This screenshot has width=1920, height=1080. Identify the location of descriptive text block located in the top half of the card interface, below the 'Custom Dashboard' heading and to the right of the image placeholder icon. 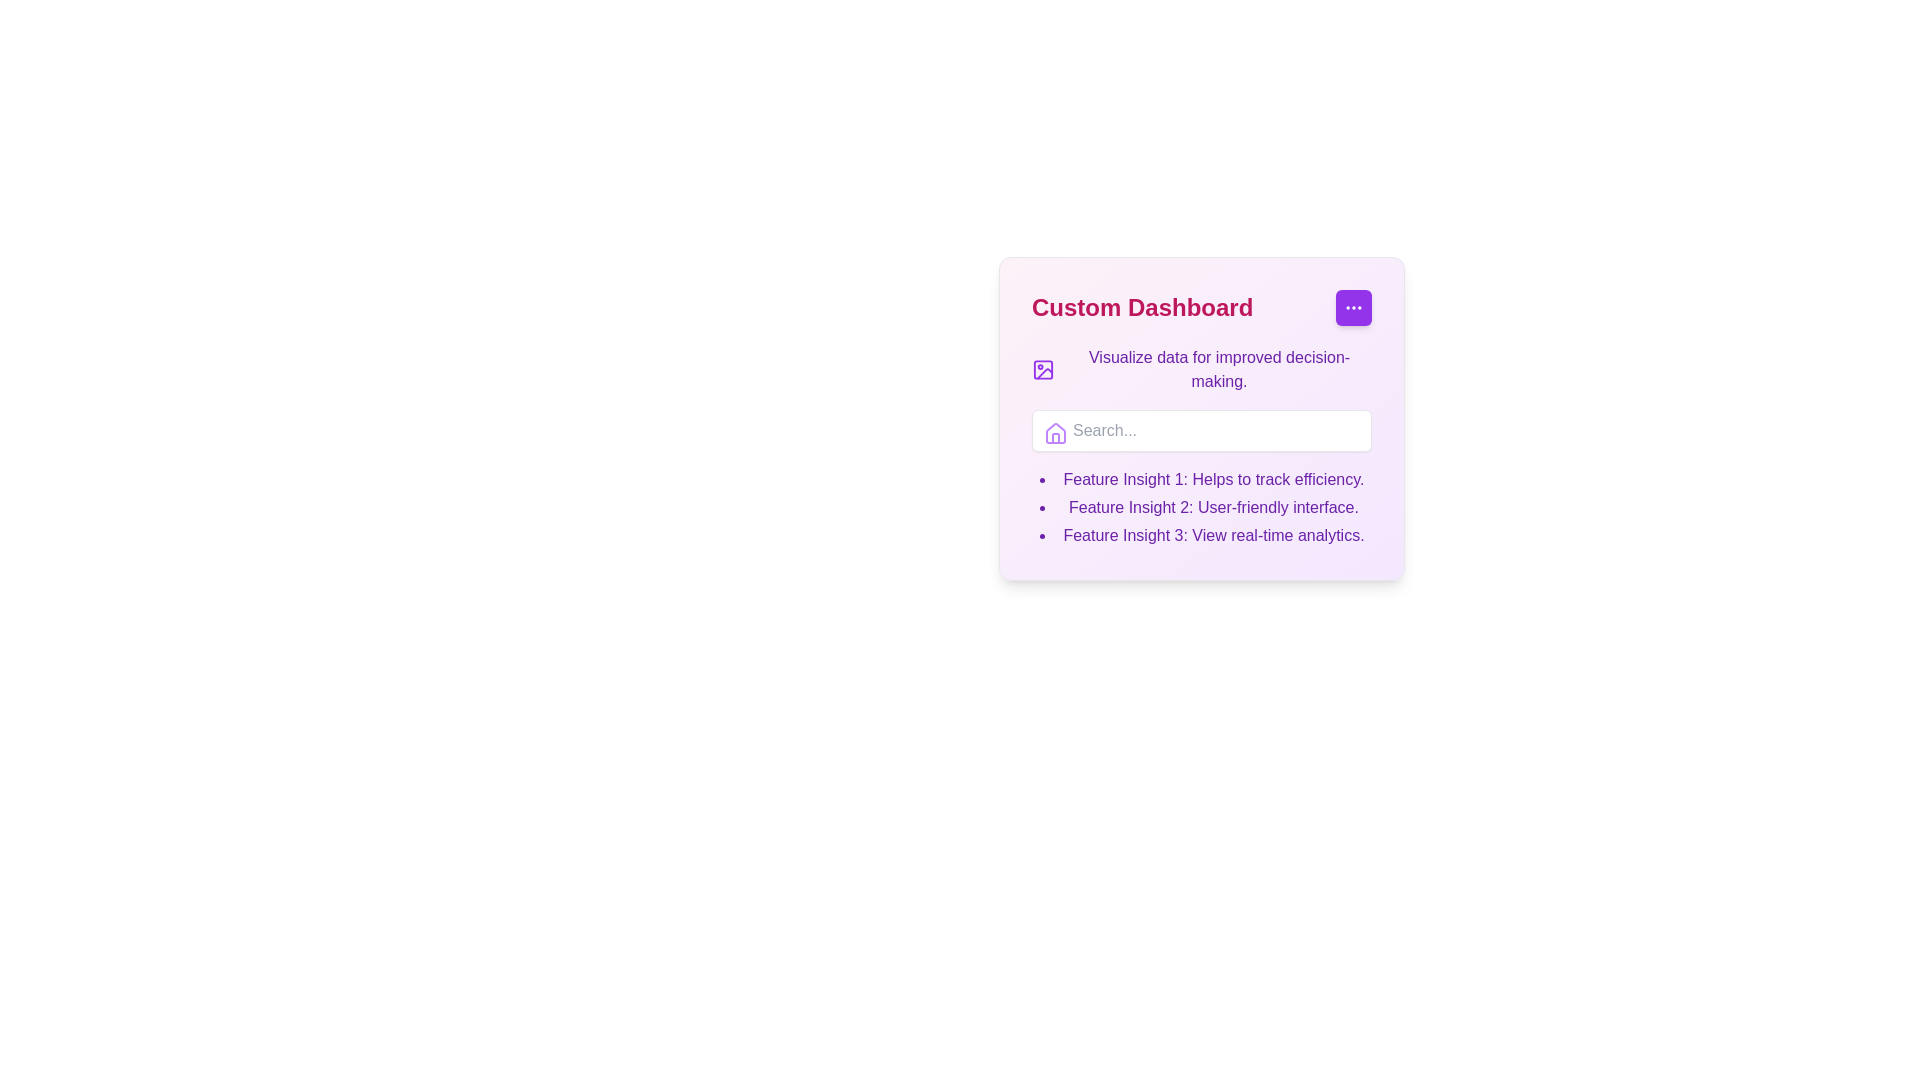
(1218, 370).